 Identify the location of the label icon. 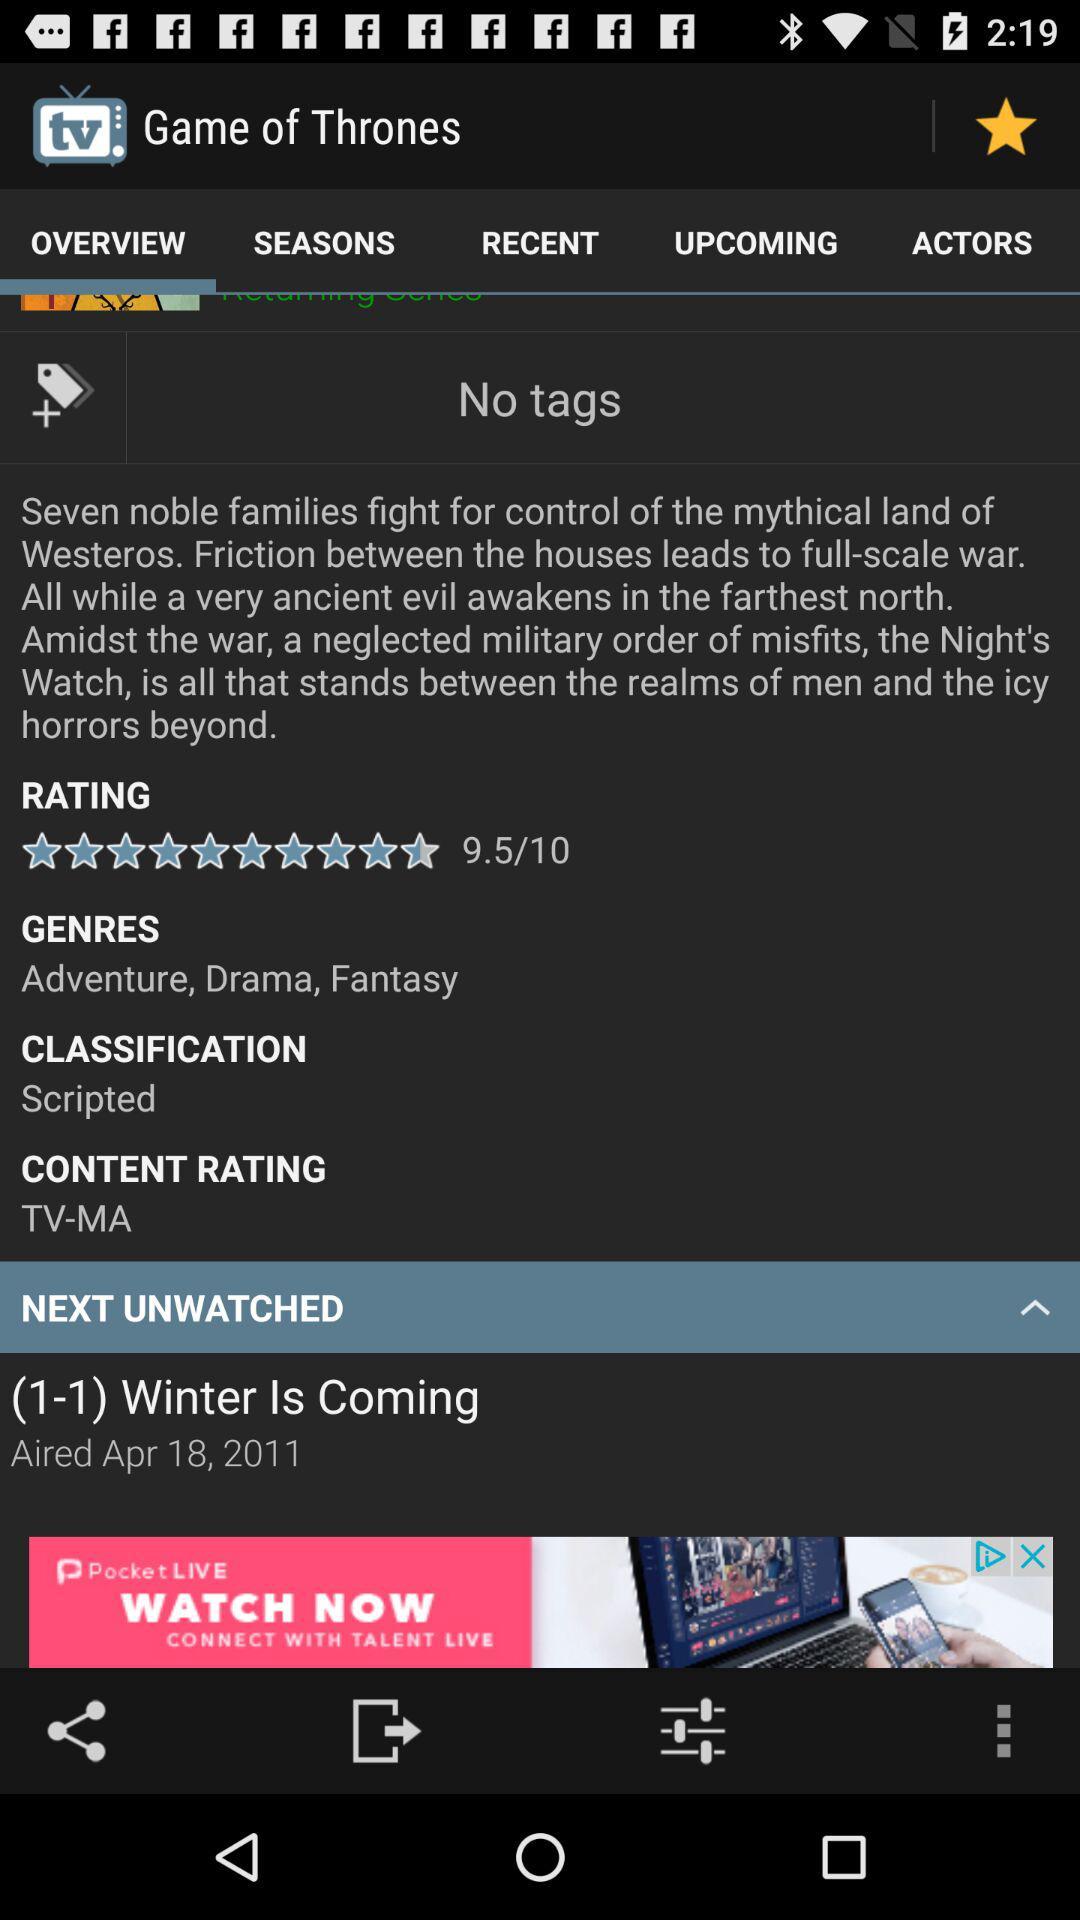
(61, 421).